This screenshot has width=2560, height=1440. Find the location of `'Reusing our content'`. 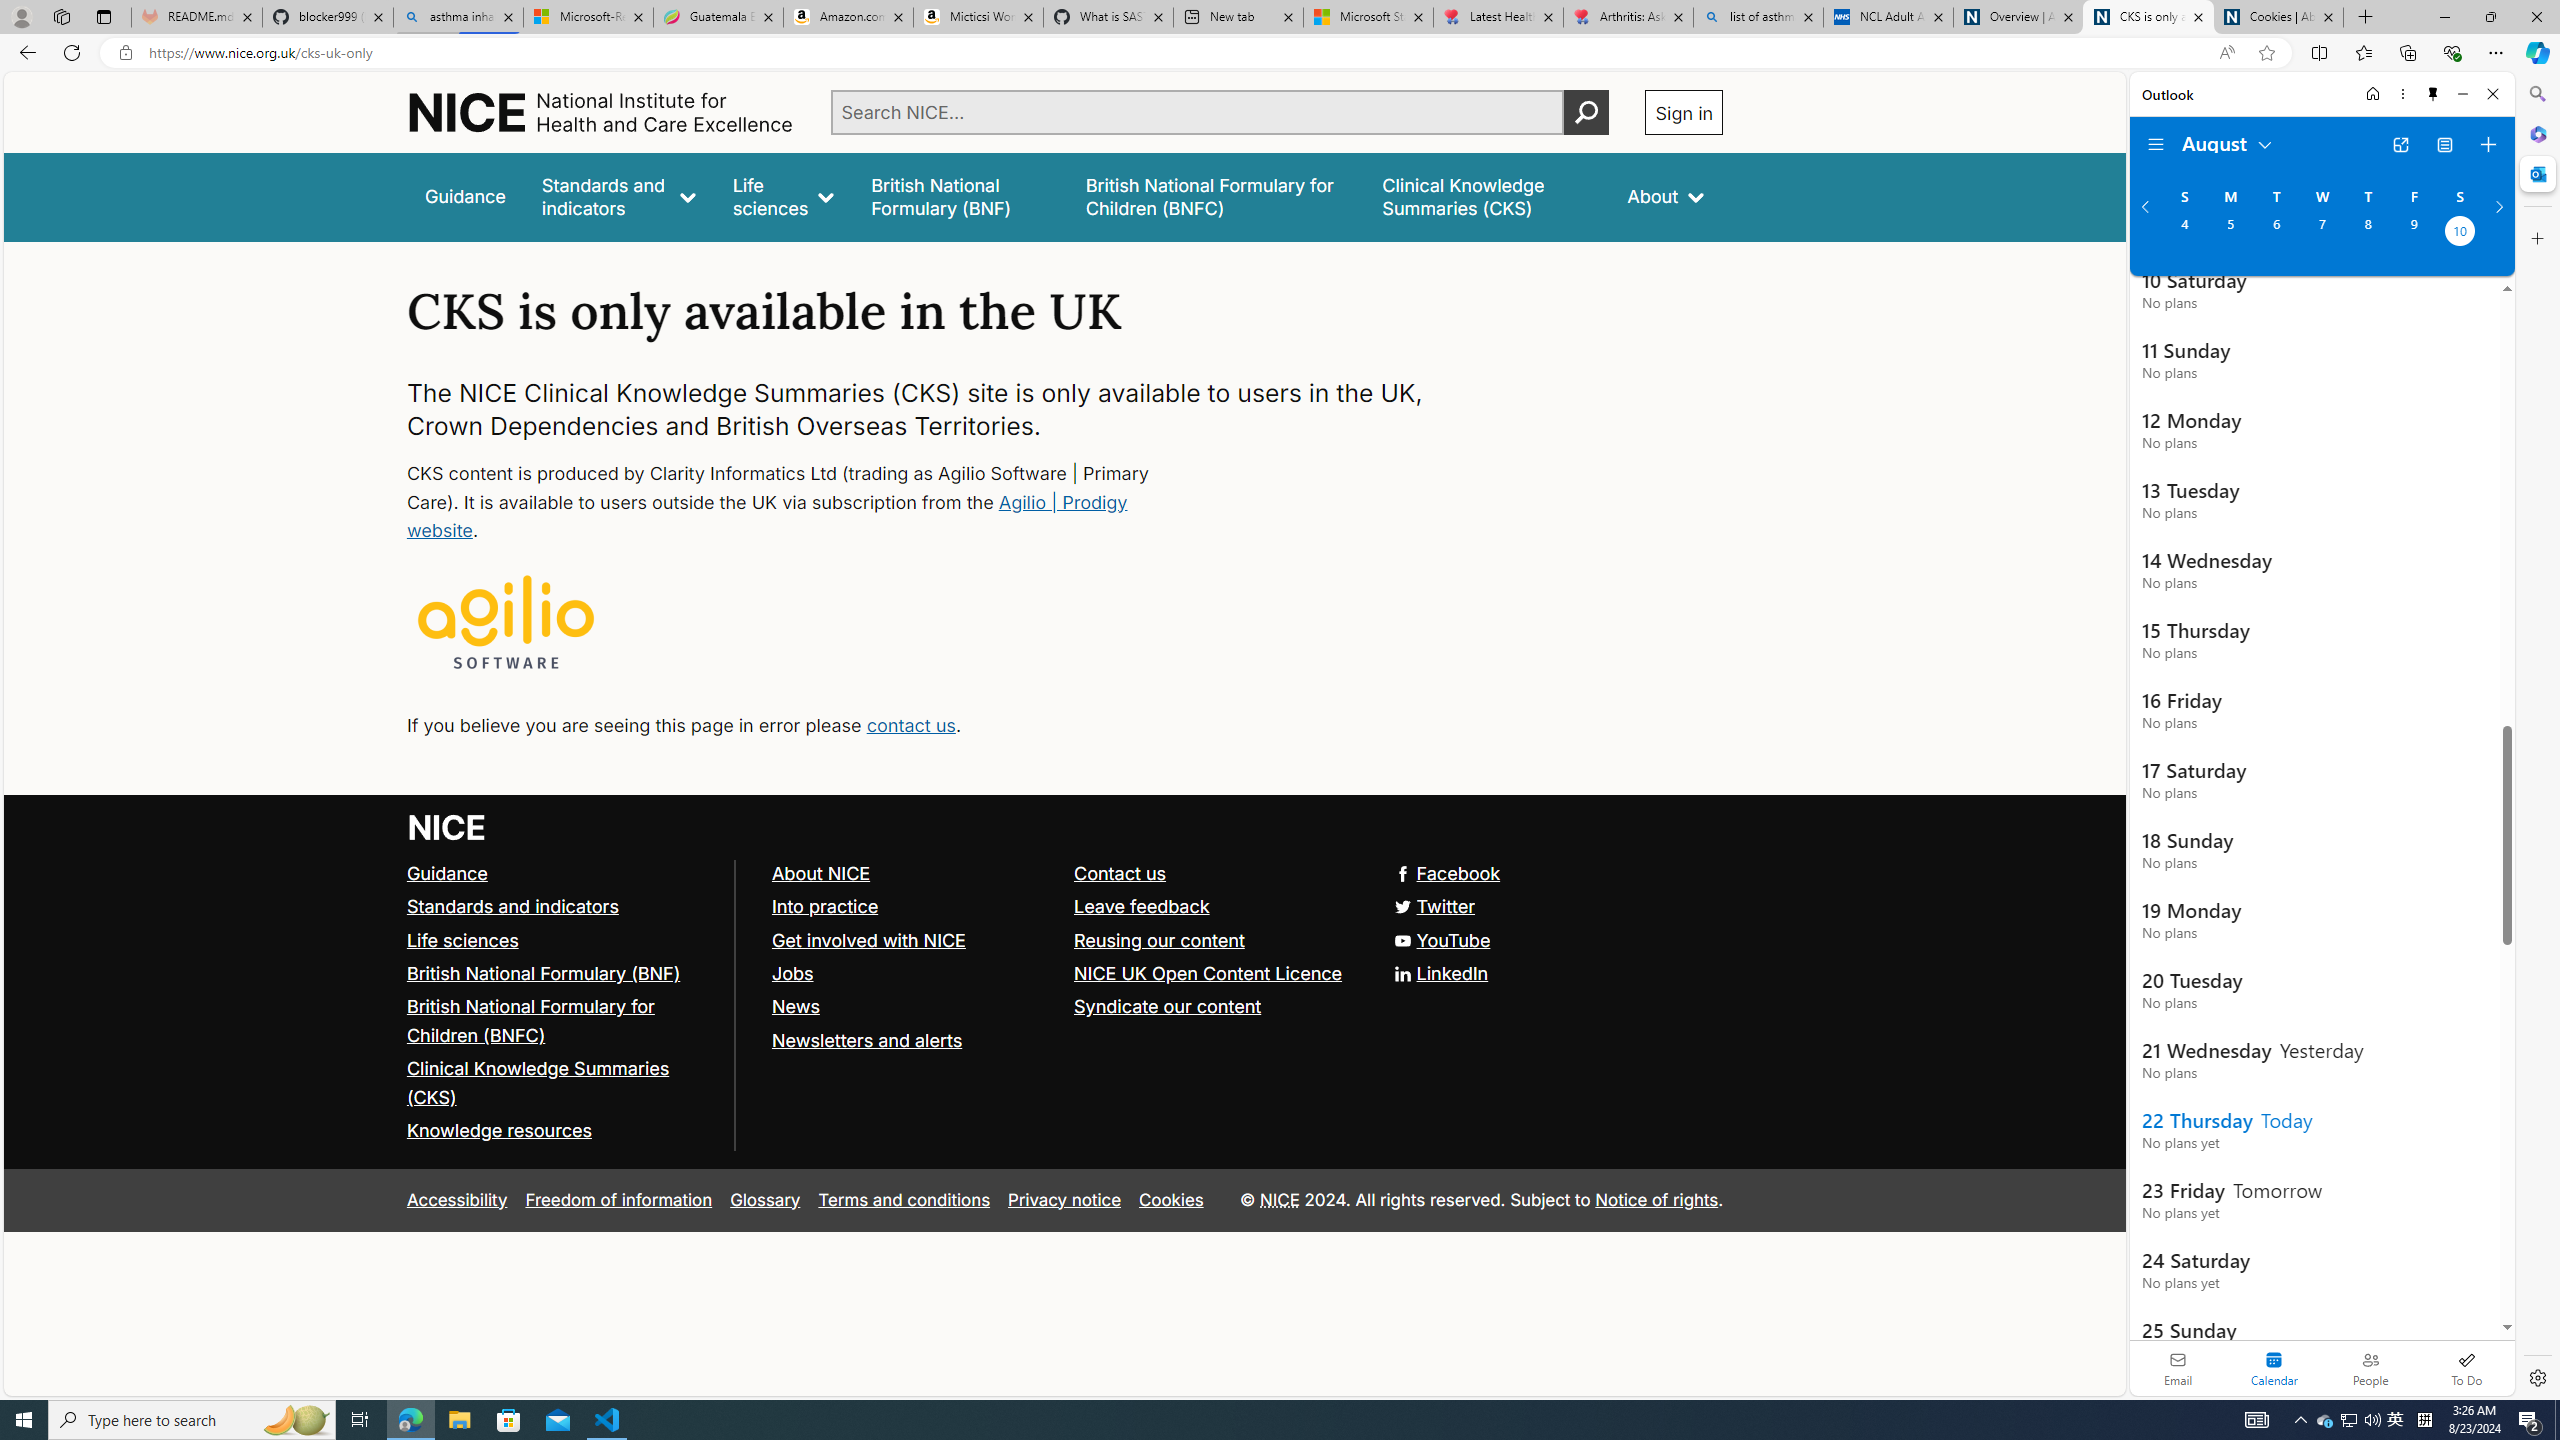

'Reusing our content' is located at coordinates (1216, 941).